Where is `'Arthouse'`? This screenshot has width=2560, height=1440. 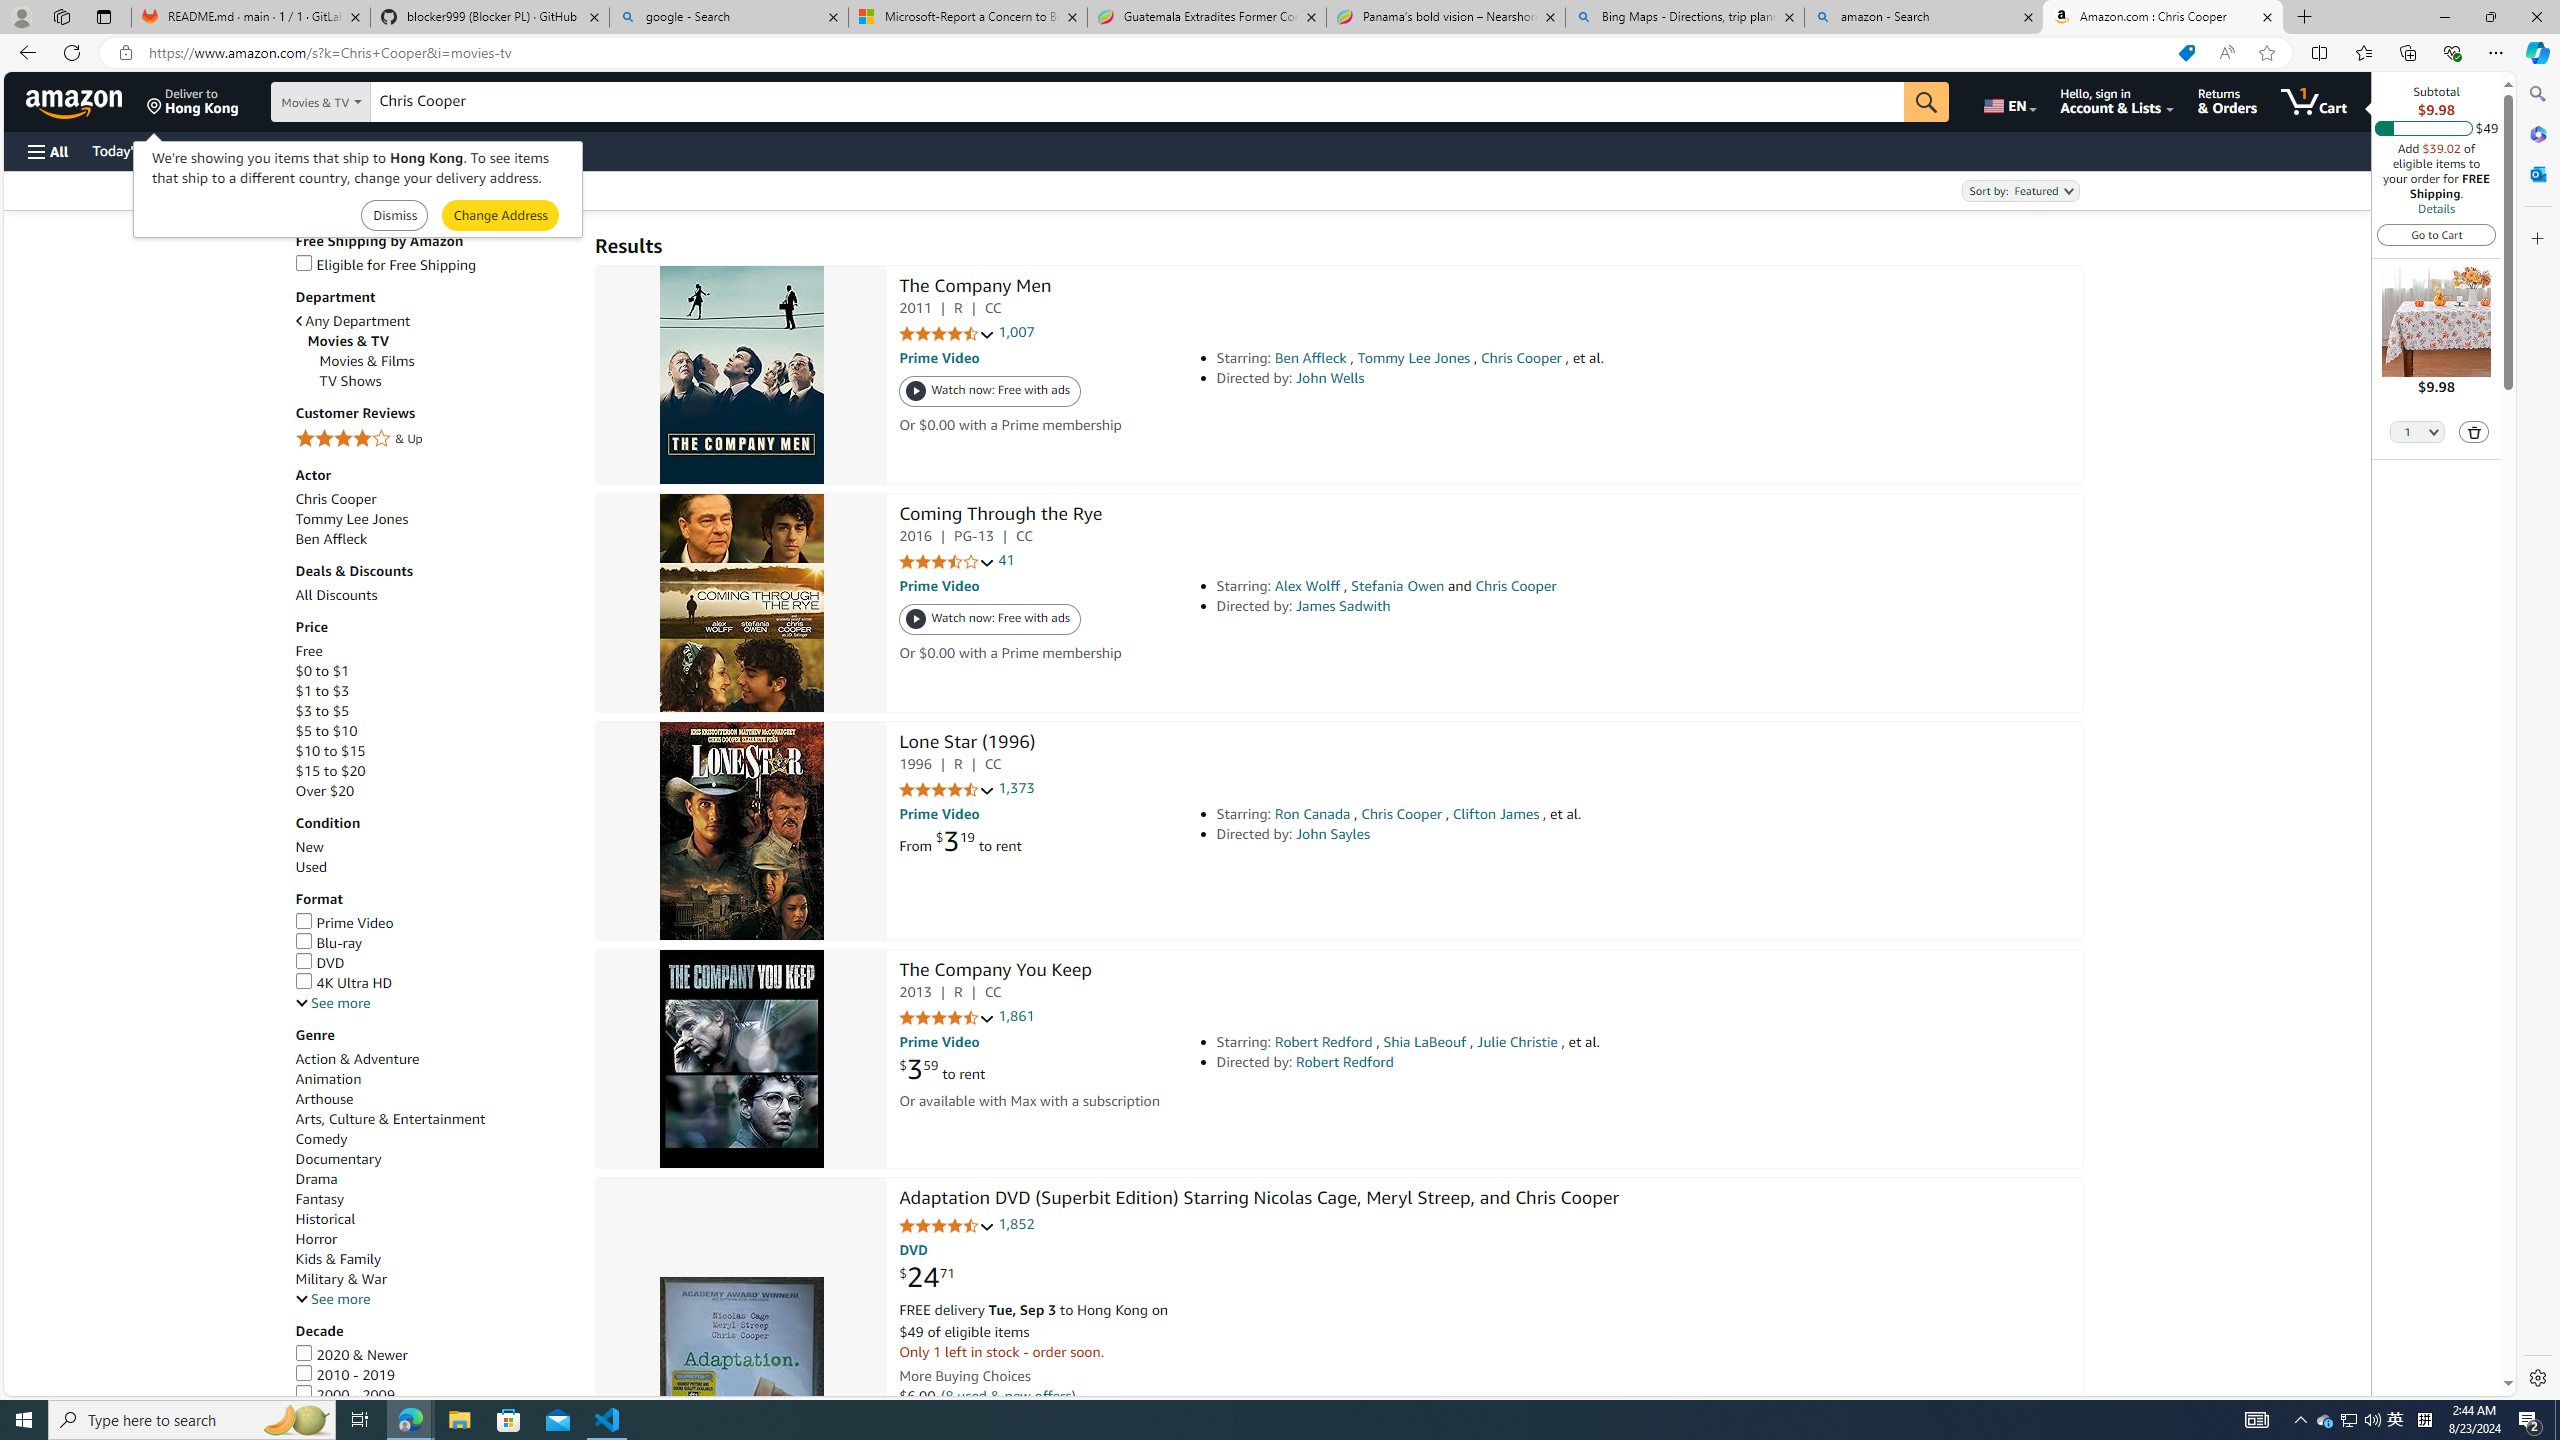 'Arthouse' is located at coordinates (435, 1099).